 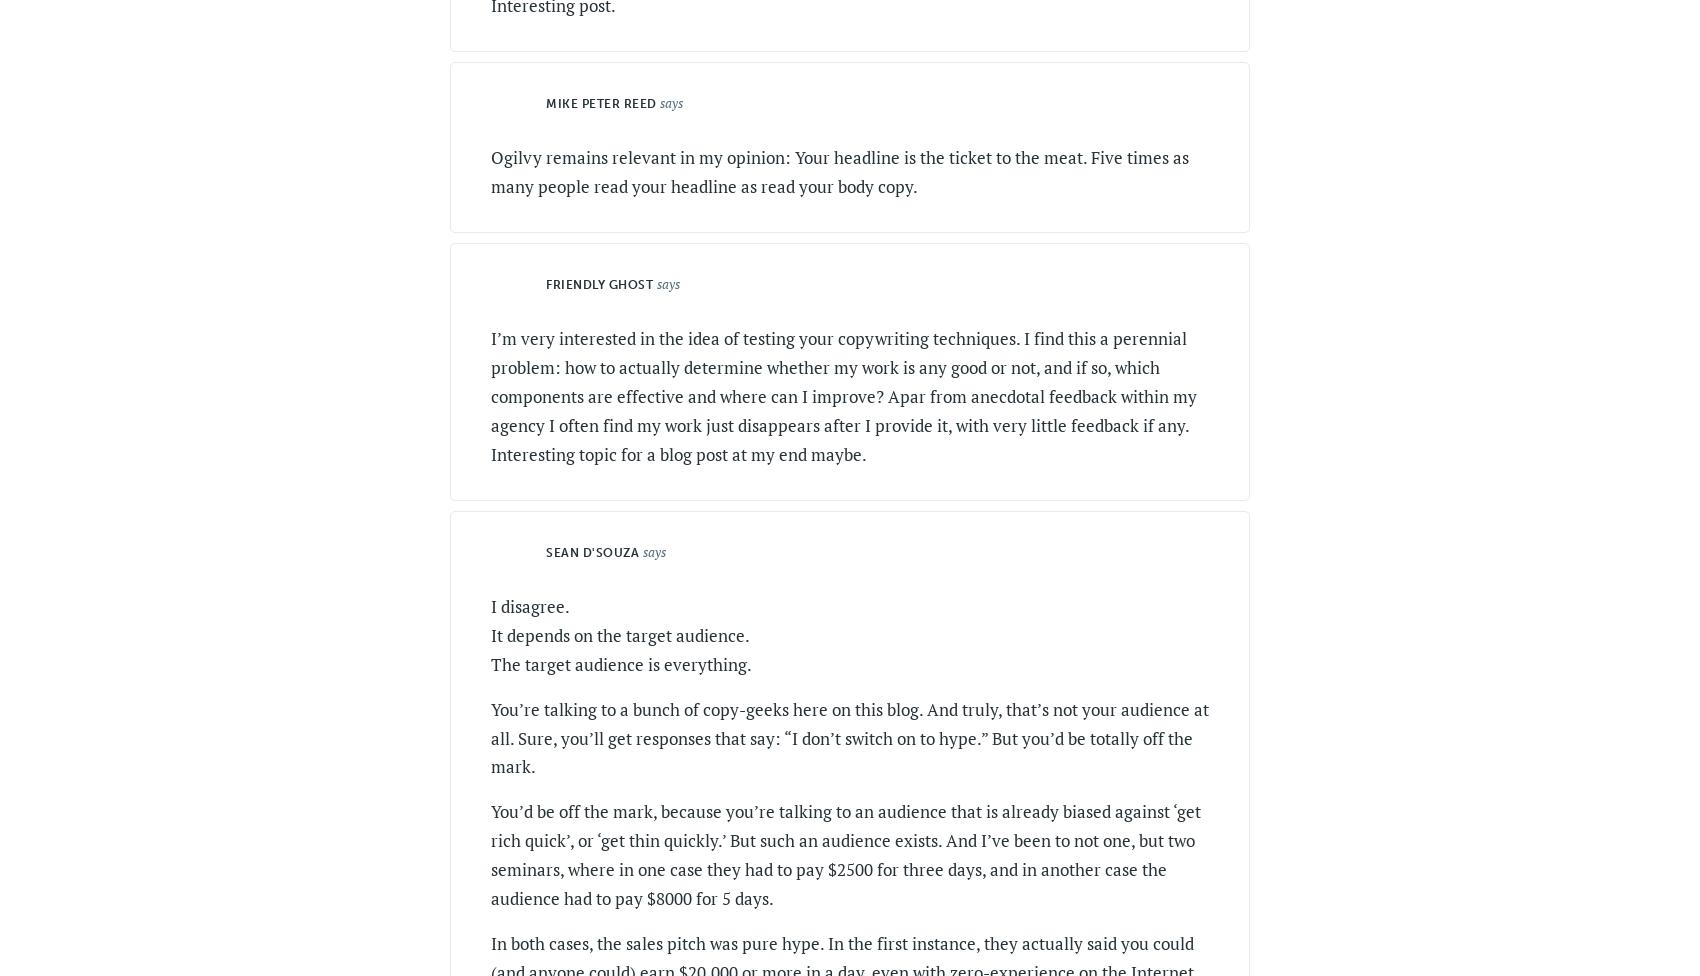 What do you see at coordinates (838, 170) in the screenshot?
I see `'Ogilvy remains relevant in my opinion: Your headline is the ticket to the meat. Five times as many people read your headline as read your body copy.'` at bounding box center [838, 170].